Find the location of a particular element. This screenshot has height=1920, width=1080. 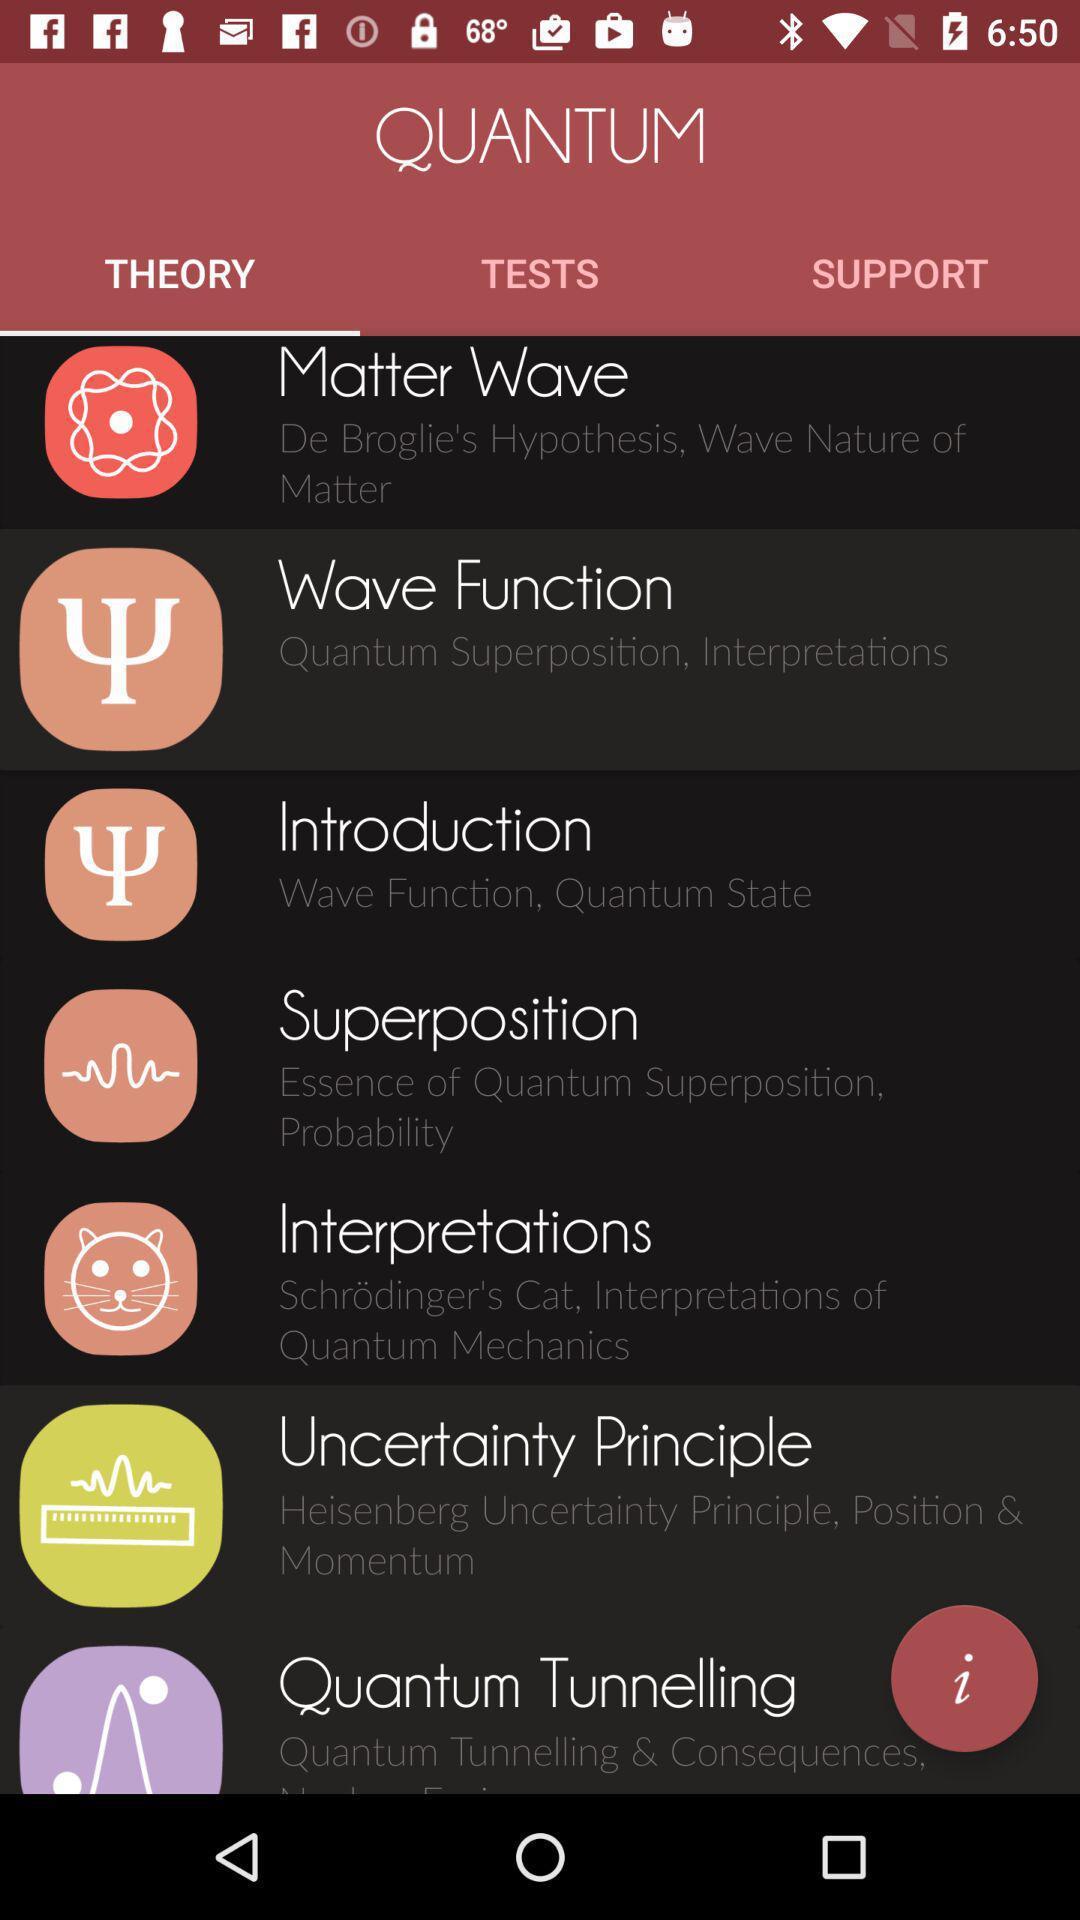

click on icon is located at coordinates (120, 864).